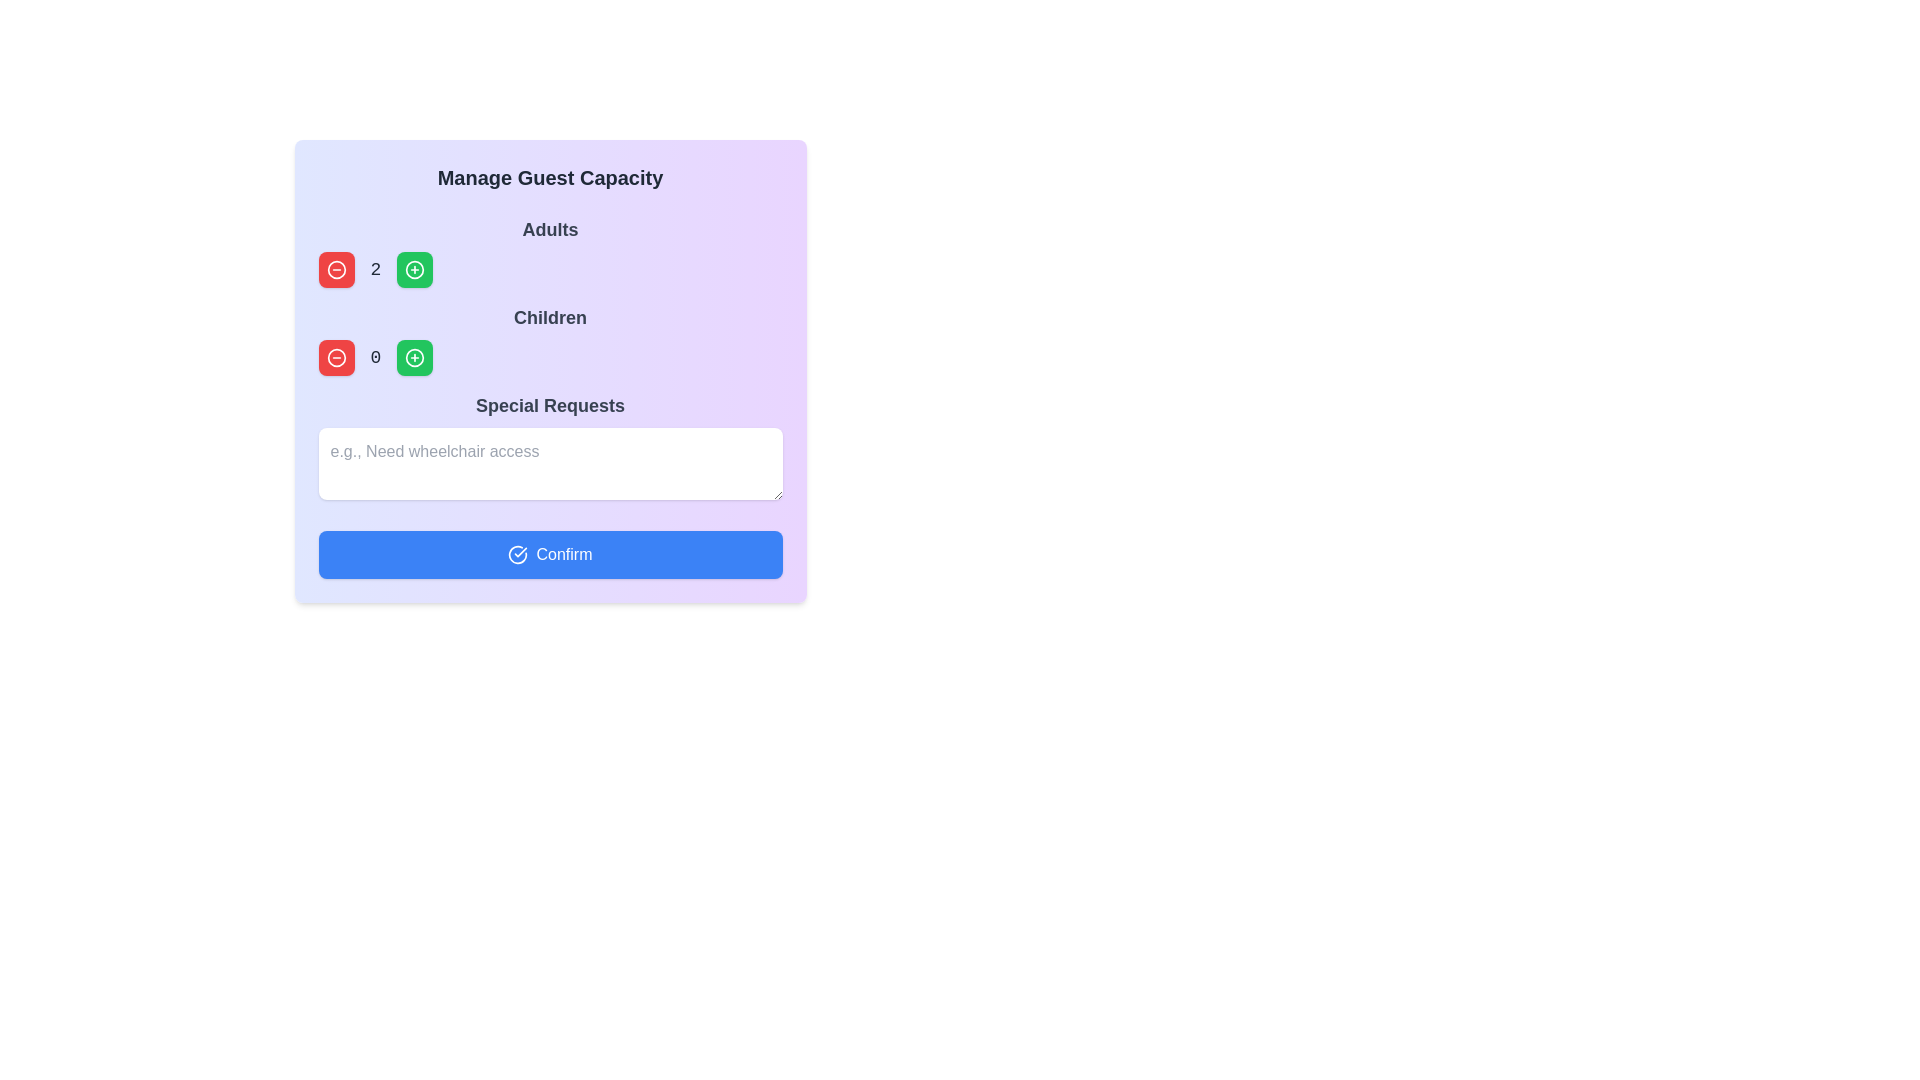  I want to click on the label indicating the section for setting the number of adult guests, located directly under the 'Manage Guest Capacity' heading, so click(550, 229).